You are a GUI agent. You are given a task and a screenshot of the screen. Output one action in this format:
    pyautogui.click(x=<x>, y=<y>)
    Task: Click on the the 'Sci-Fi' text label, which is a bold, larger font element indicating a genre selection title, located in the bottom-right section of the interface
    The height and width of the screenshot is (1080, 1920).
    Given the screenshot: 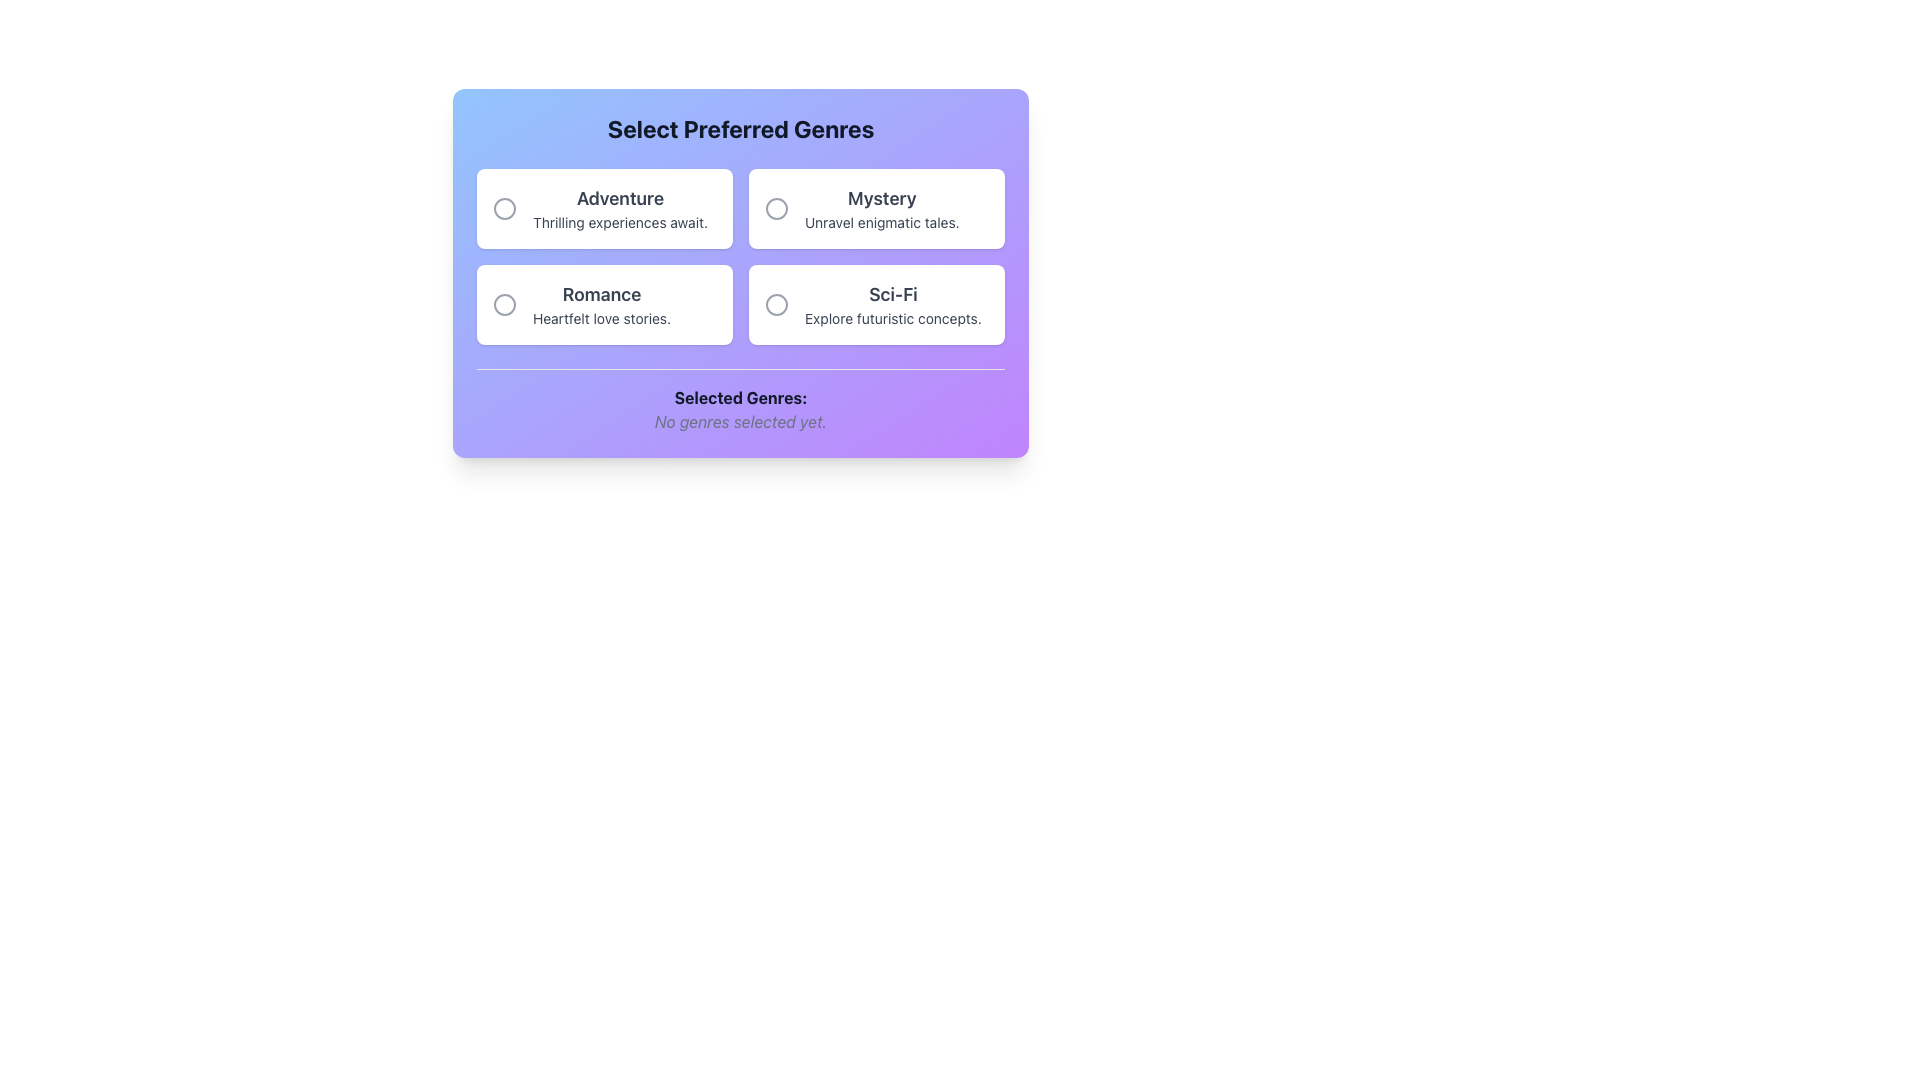 What is the action you would take?
    pyautogui.click(x=892, y=294)
    